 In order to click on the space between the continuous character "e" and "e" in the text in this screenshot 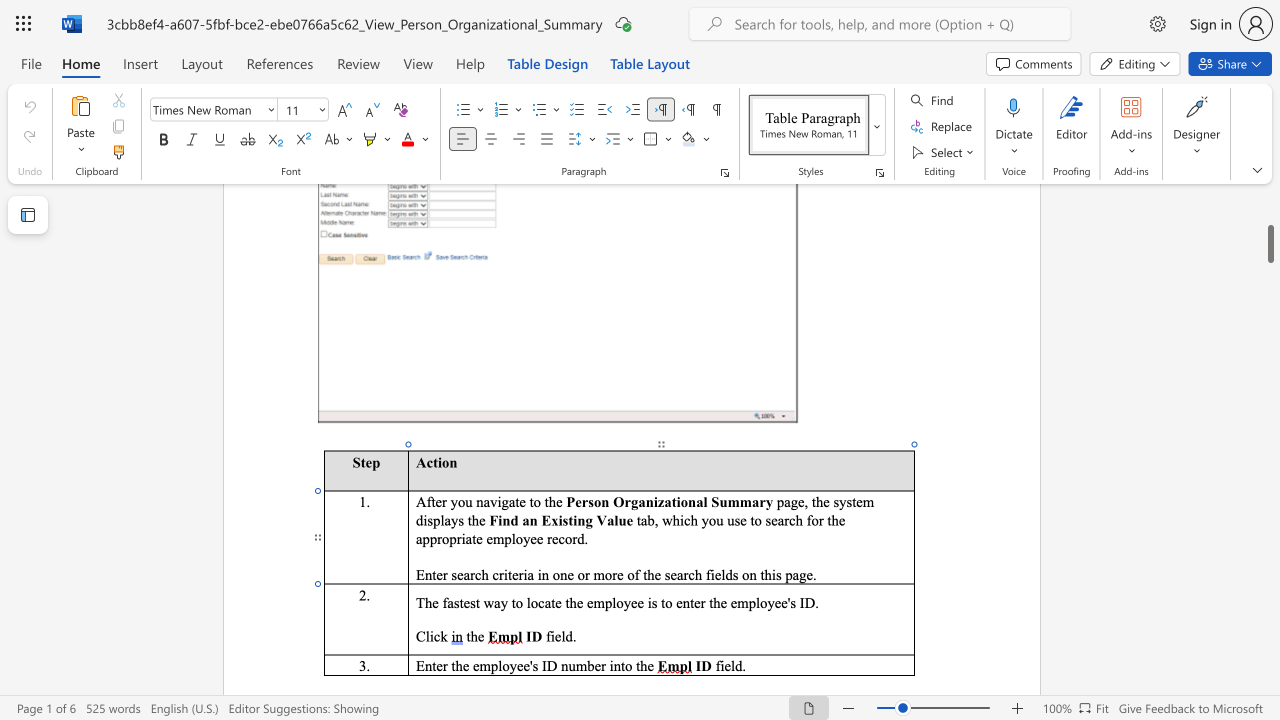, I will do `click(523, 665)`.